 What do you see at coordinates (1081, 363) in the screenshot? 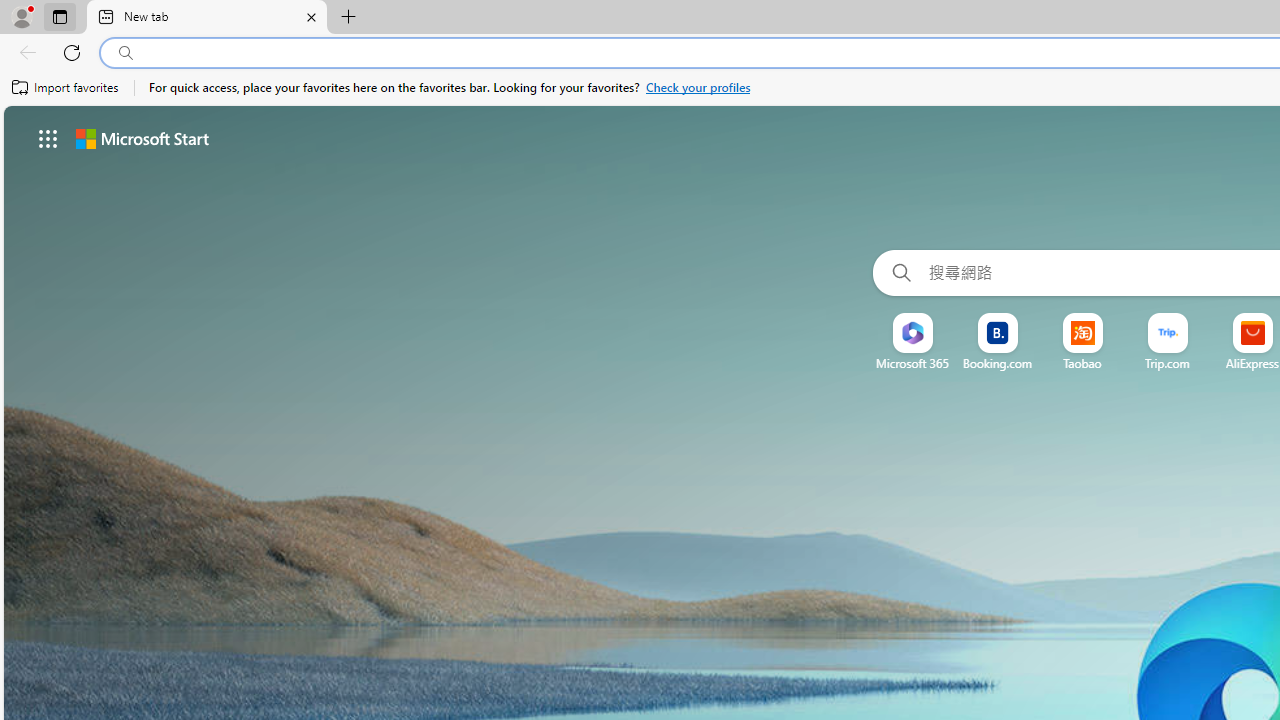
I see `'Taobao'` at bounding box center [1081, 363].